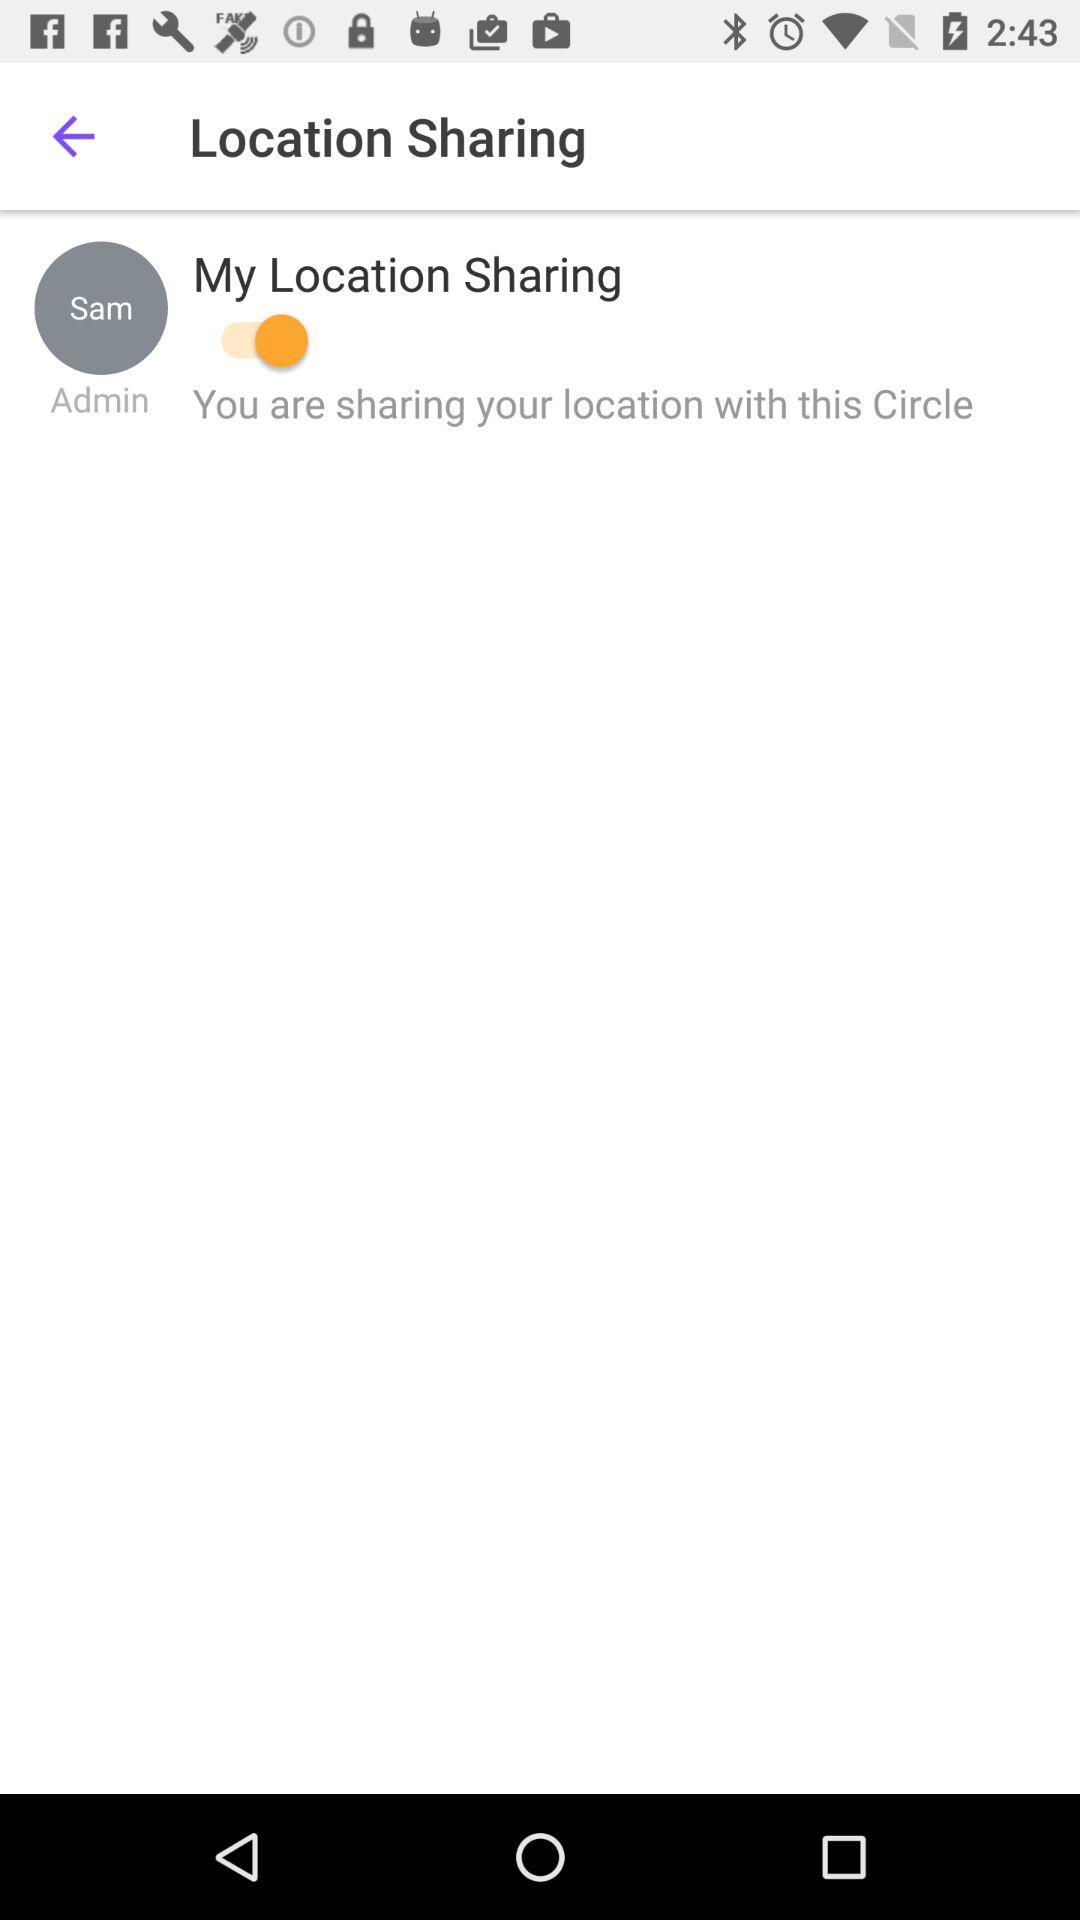  Describe the element at coordinates (253, 340) in the screenshot. I see `switch on location sharing` at that location.